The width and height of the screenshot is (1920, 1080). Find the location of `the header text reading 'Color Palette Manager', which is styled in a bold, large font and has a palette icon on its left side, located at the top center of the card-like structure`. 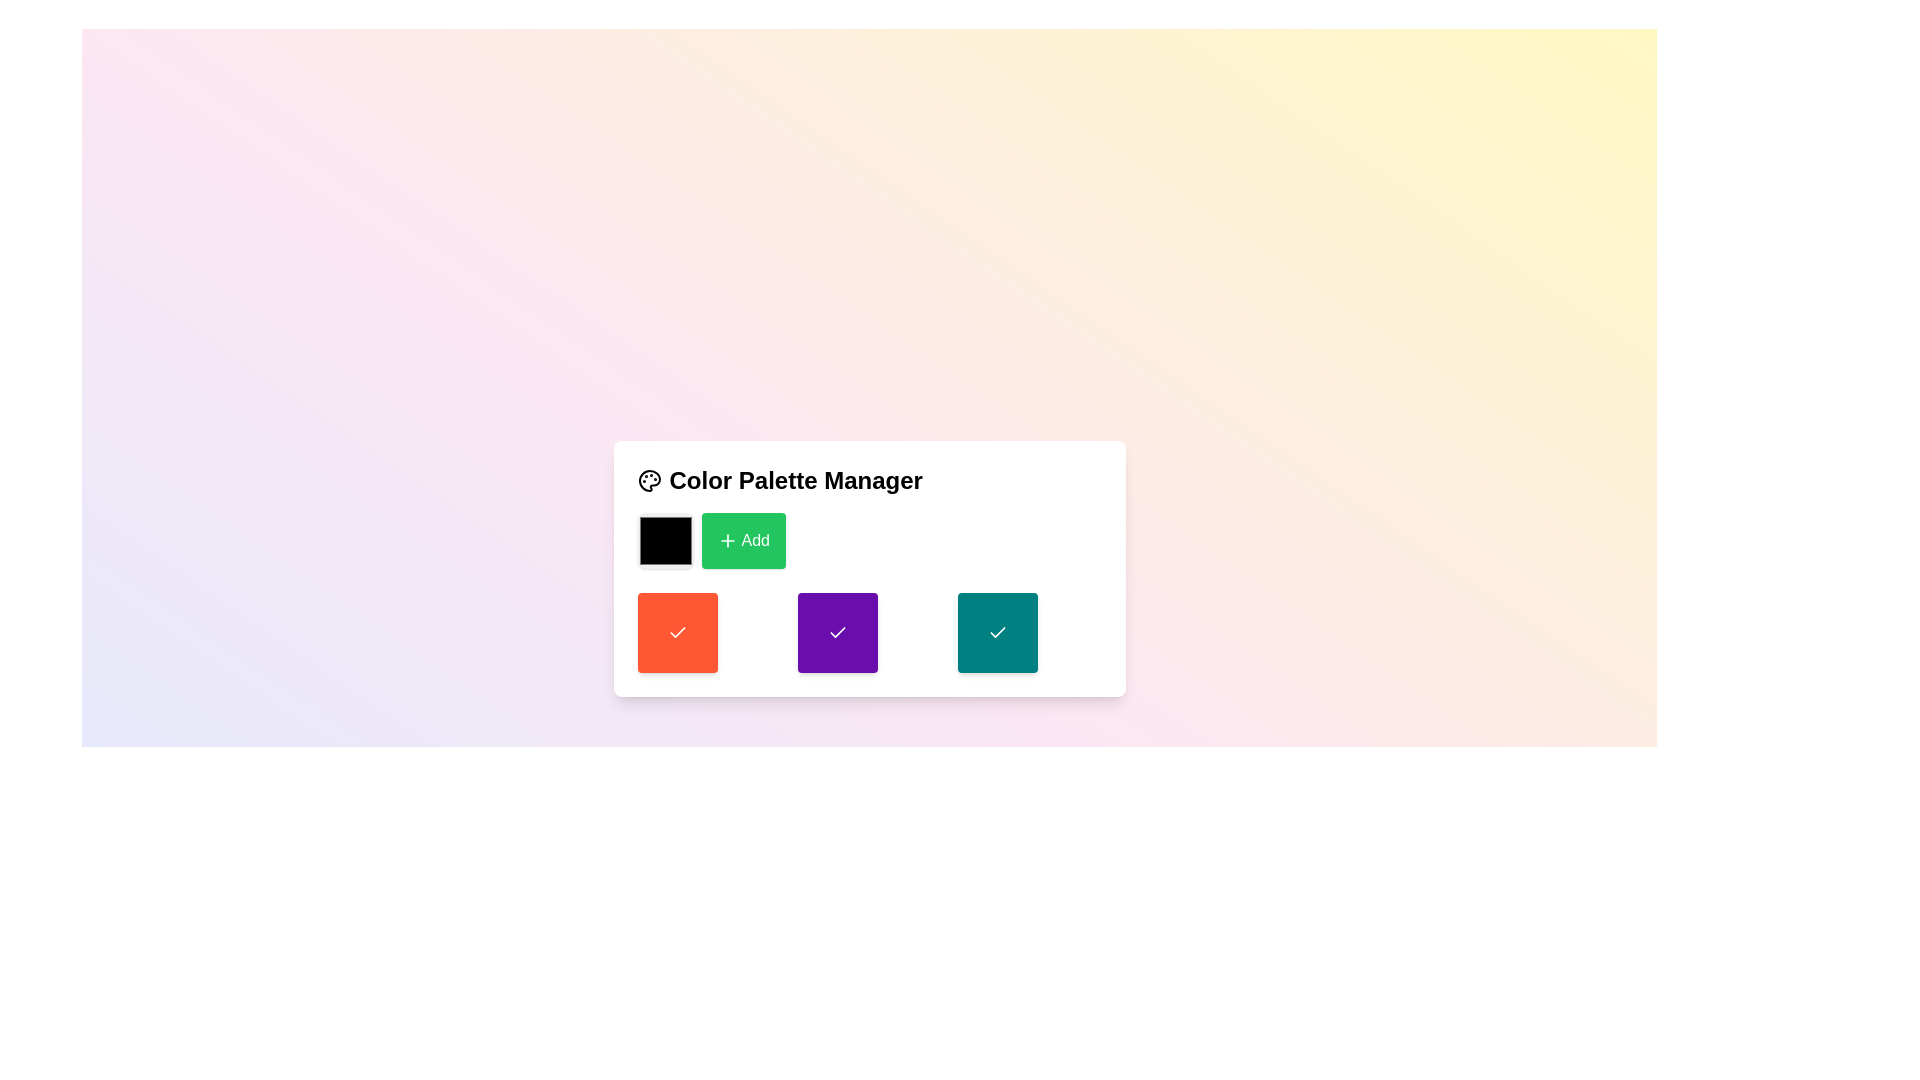

the header text reading 'Color Palette Manager', which is styled in a bold, large font and has a palette icon on its left side, located at the top center of the card-like structure is located at coordinates (869, 481).